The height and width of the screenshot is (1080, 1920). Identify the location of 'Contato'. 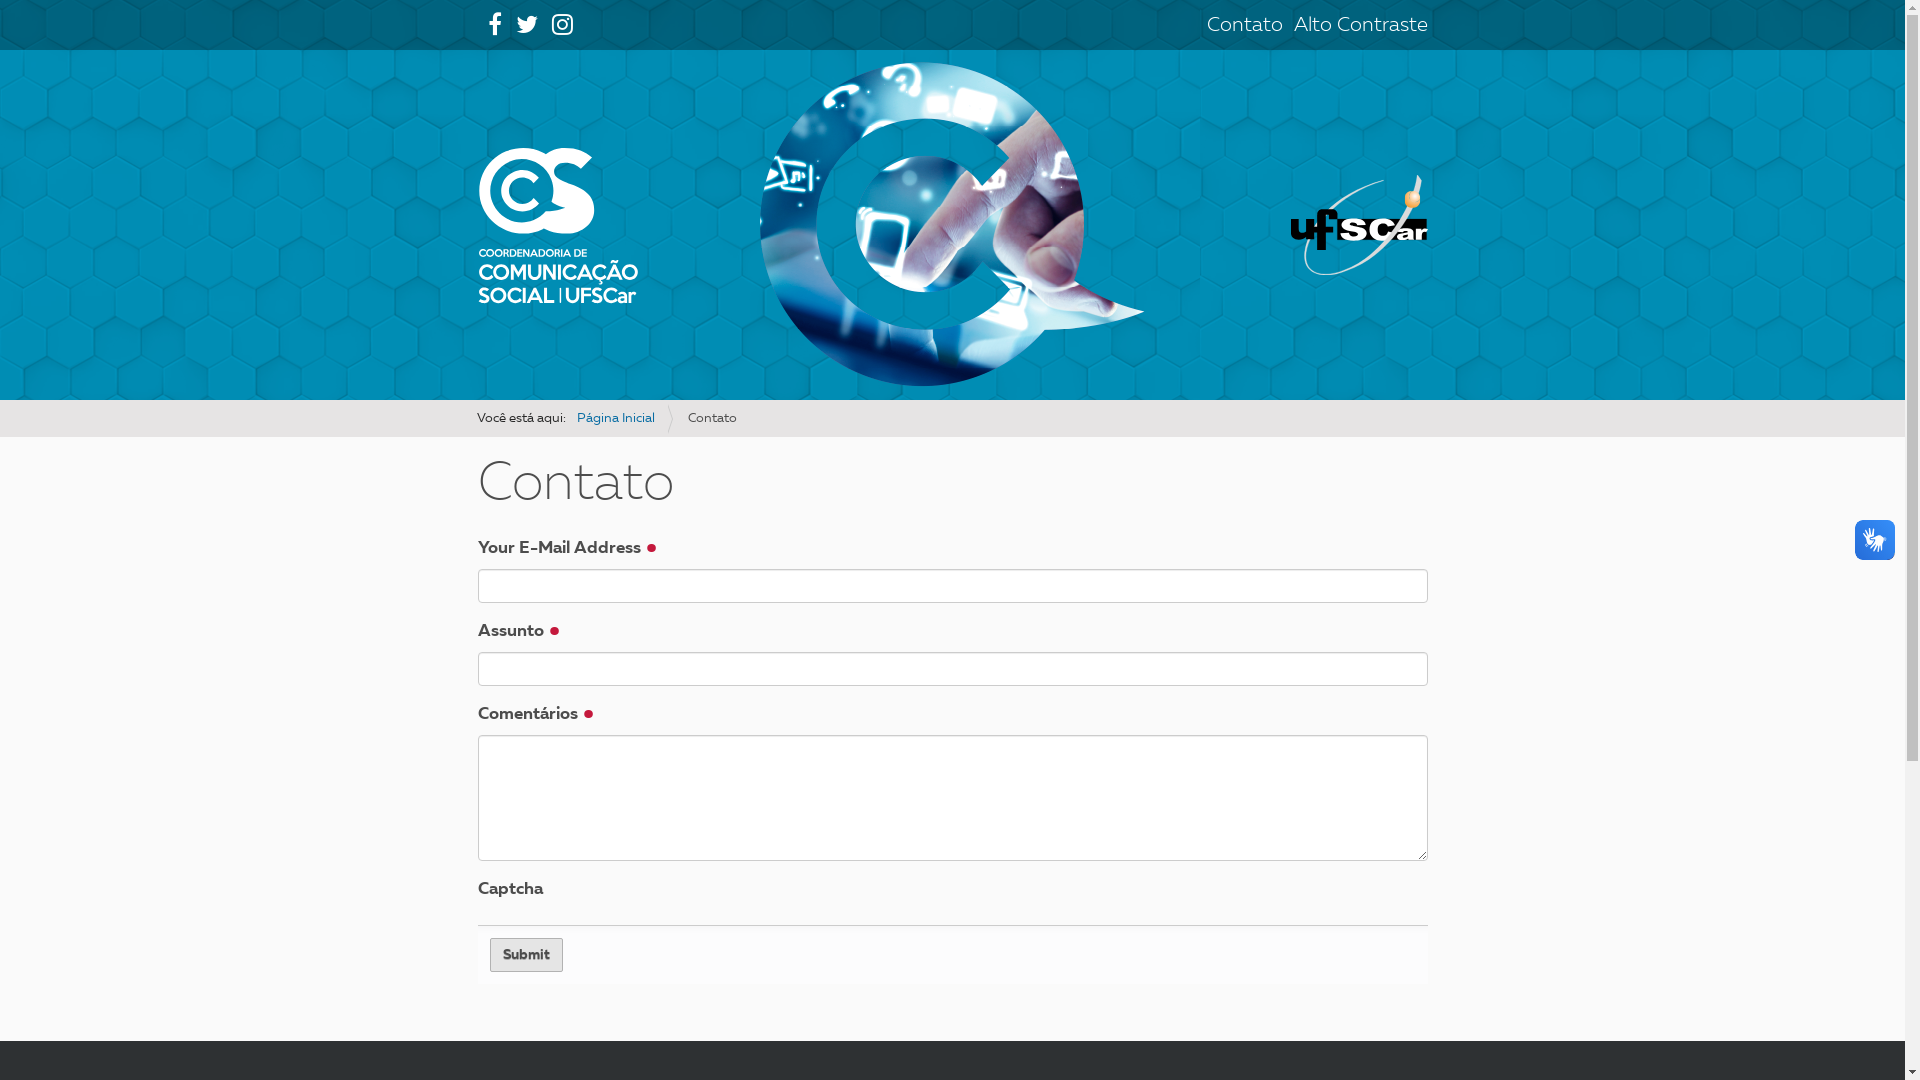
(1242, 26).